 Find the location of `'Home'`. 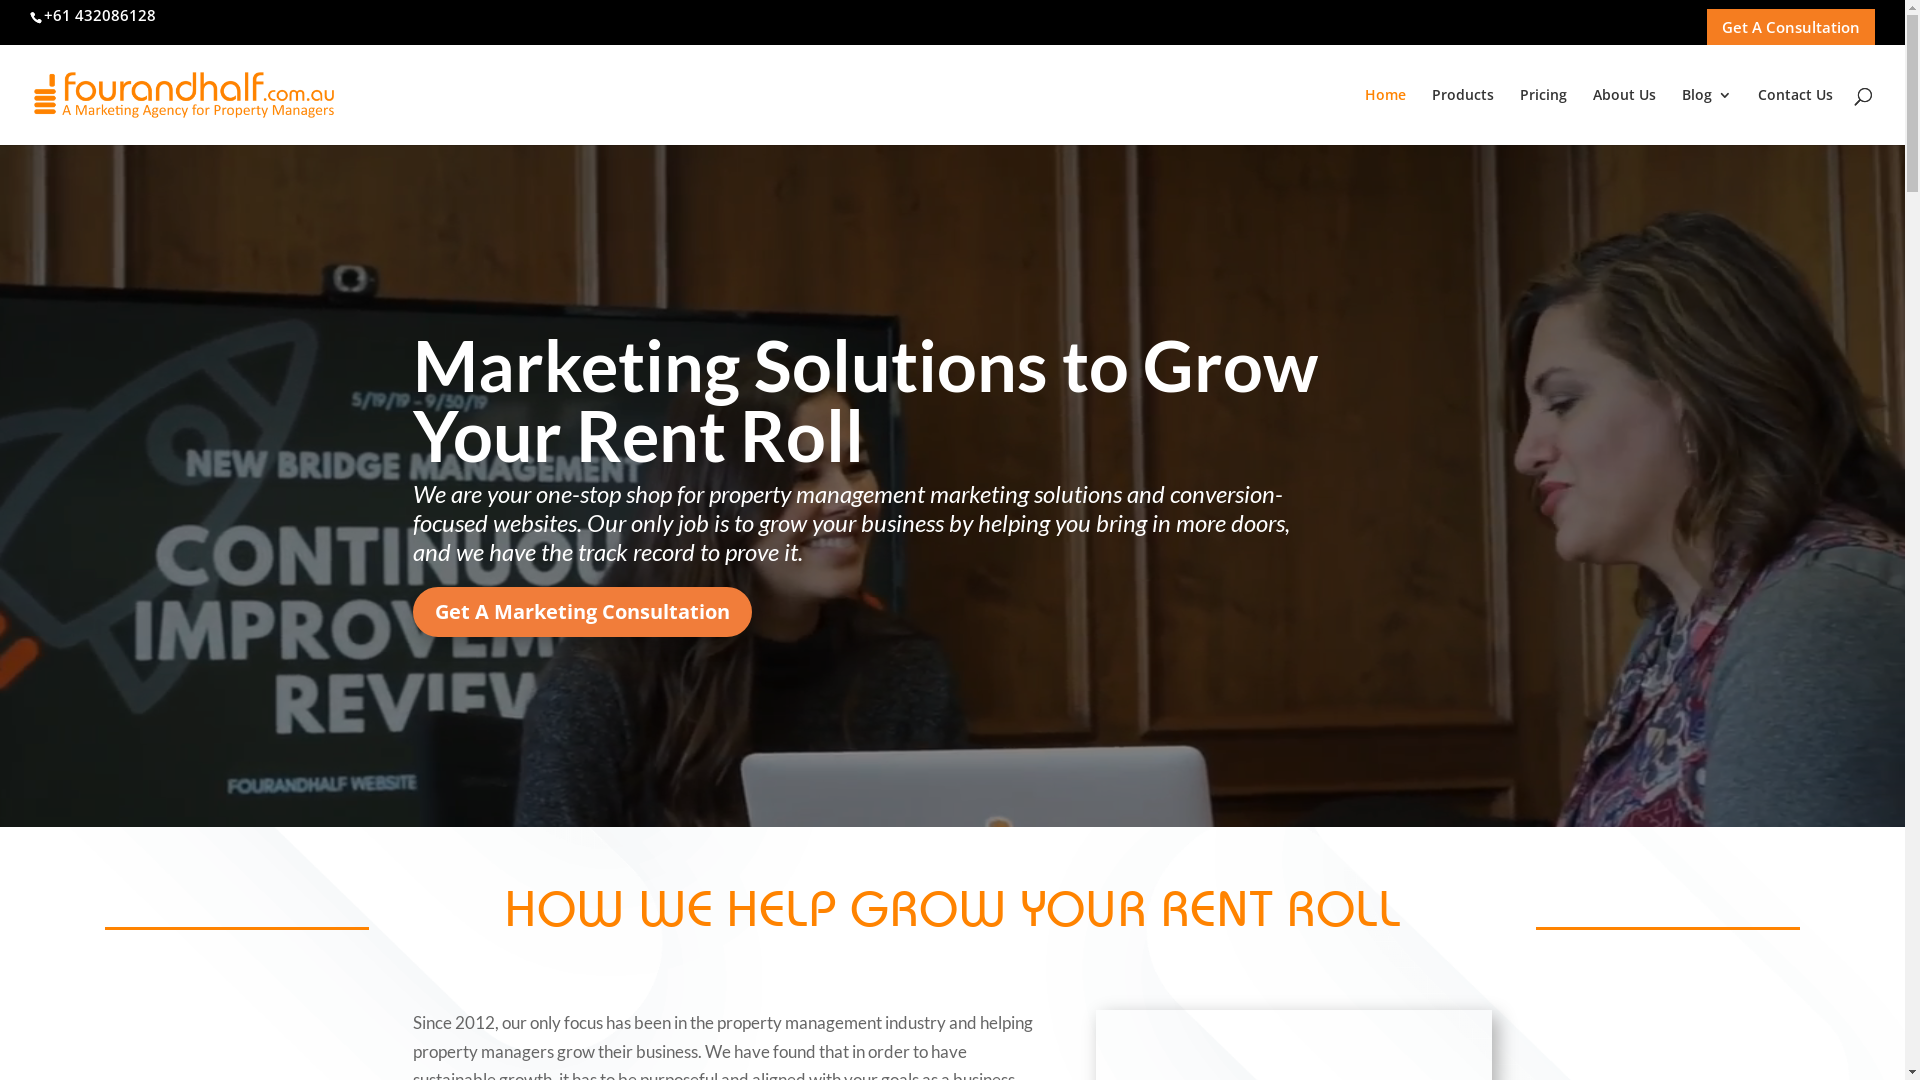

'Home' is located at coordinates (1363, 116).